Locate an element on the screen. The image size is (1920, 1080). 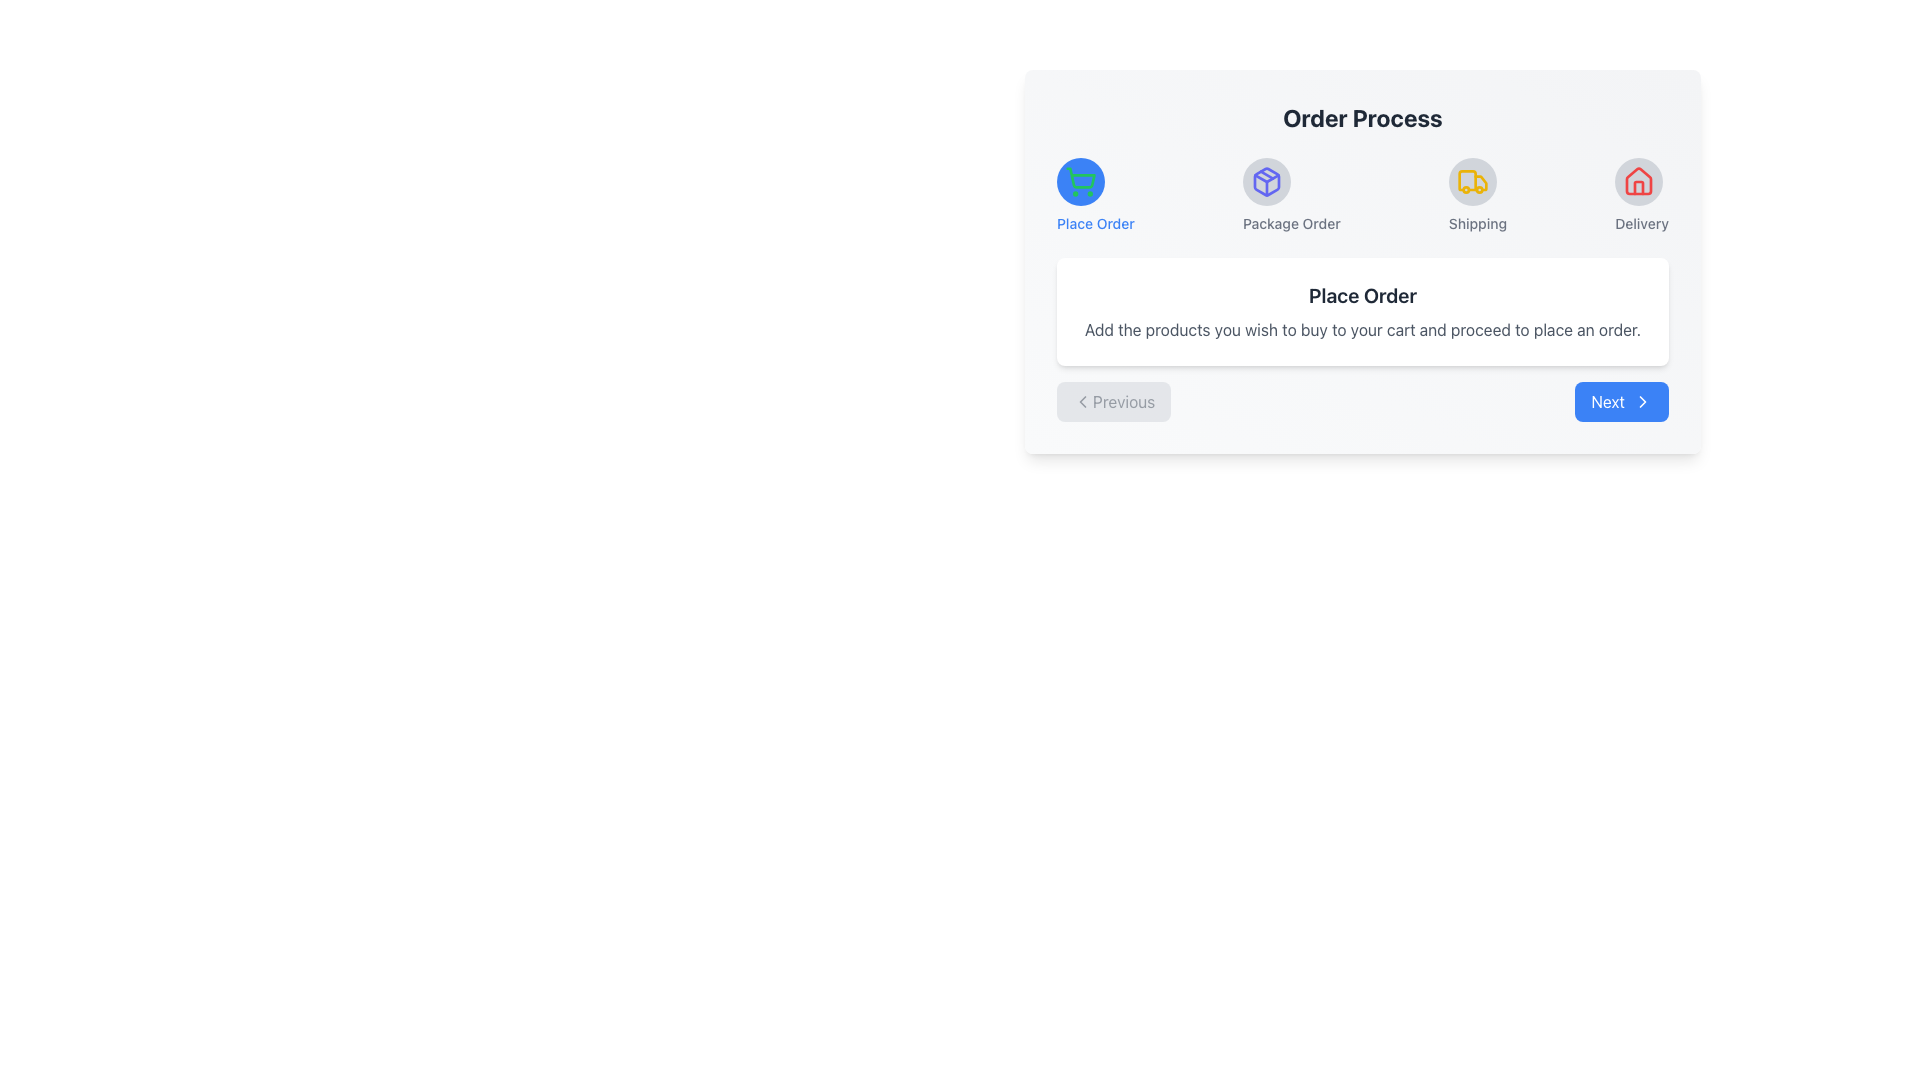
the 3D package-like SVG icon that is part of the 'Package Order' step in the step-by-step order process interface is located at coordinates (1266, 181).